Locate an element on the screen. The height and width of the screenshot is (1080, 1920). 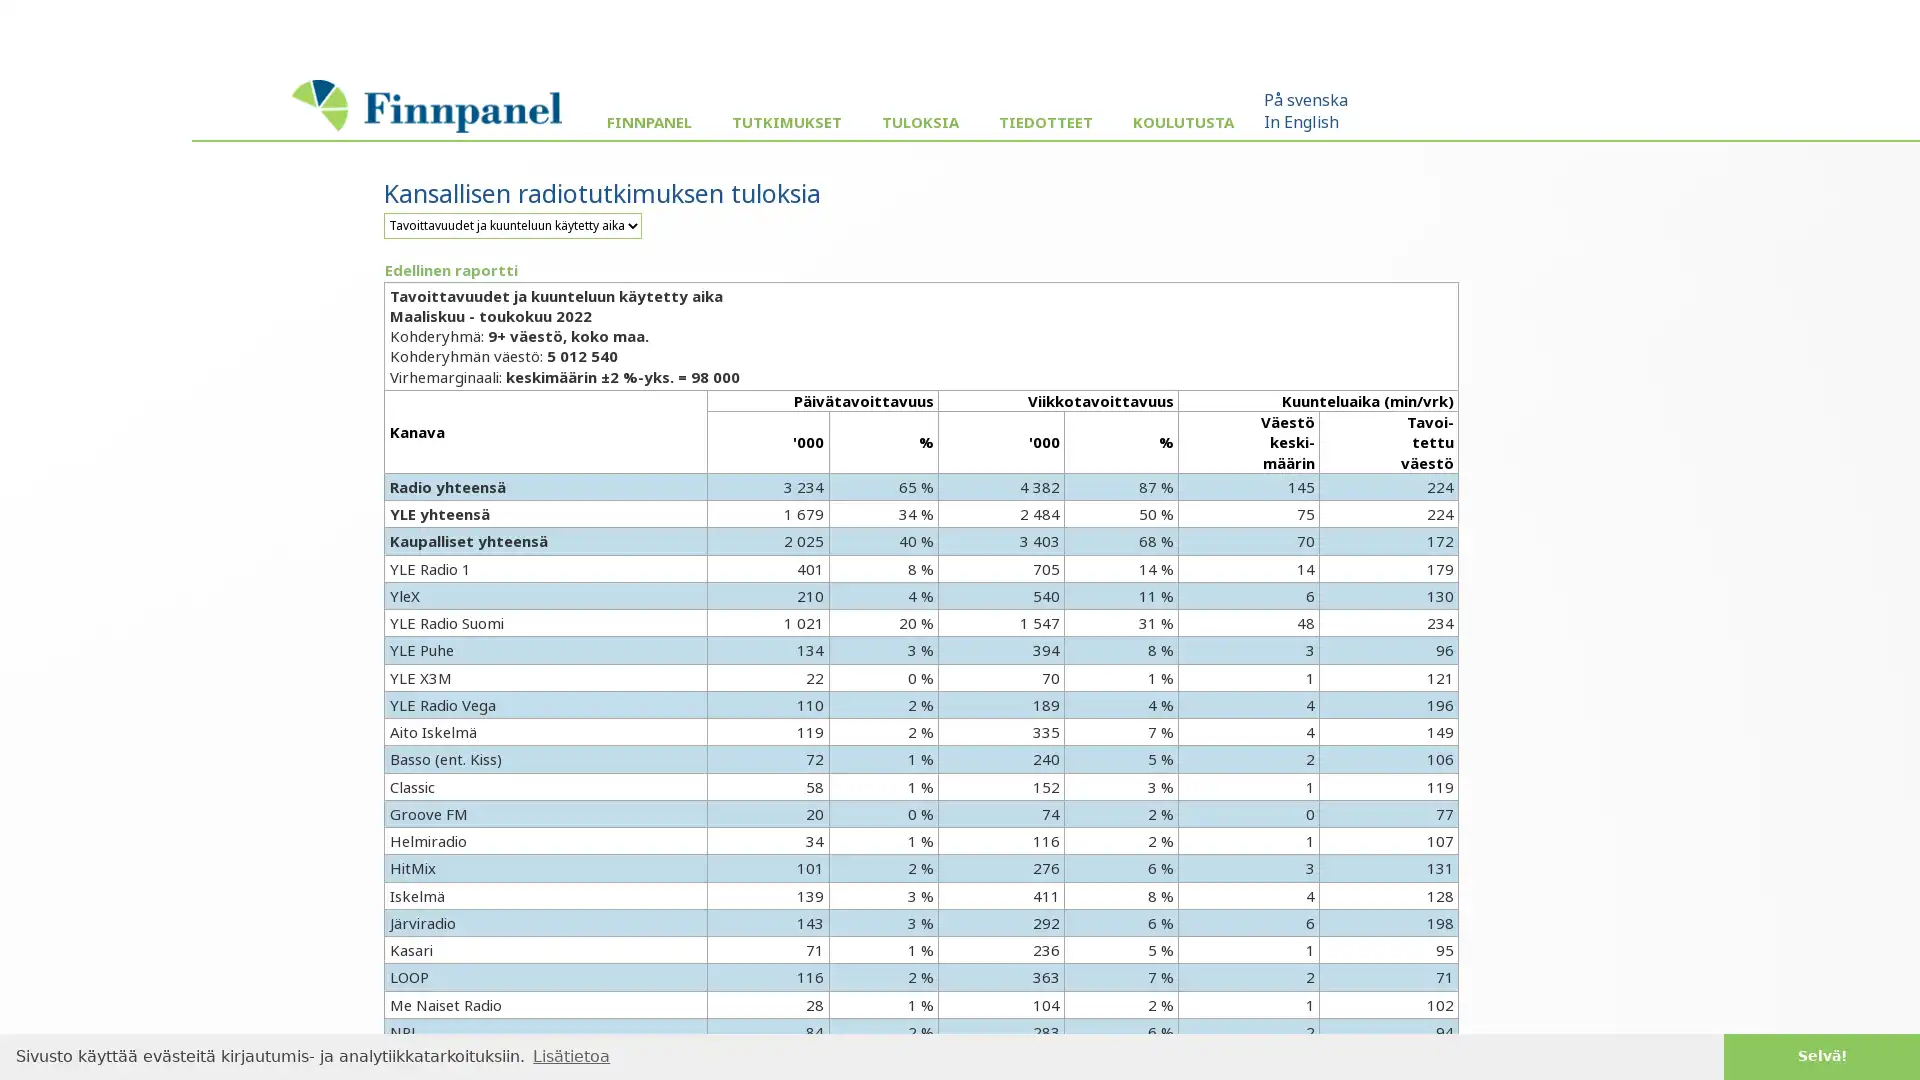
learn more about cookies is located at coordinates (570, 1055).